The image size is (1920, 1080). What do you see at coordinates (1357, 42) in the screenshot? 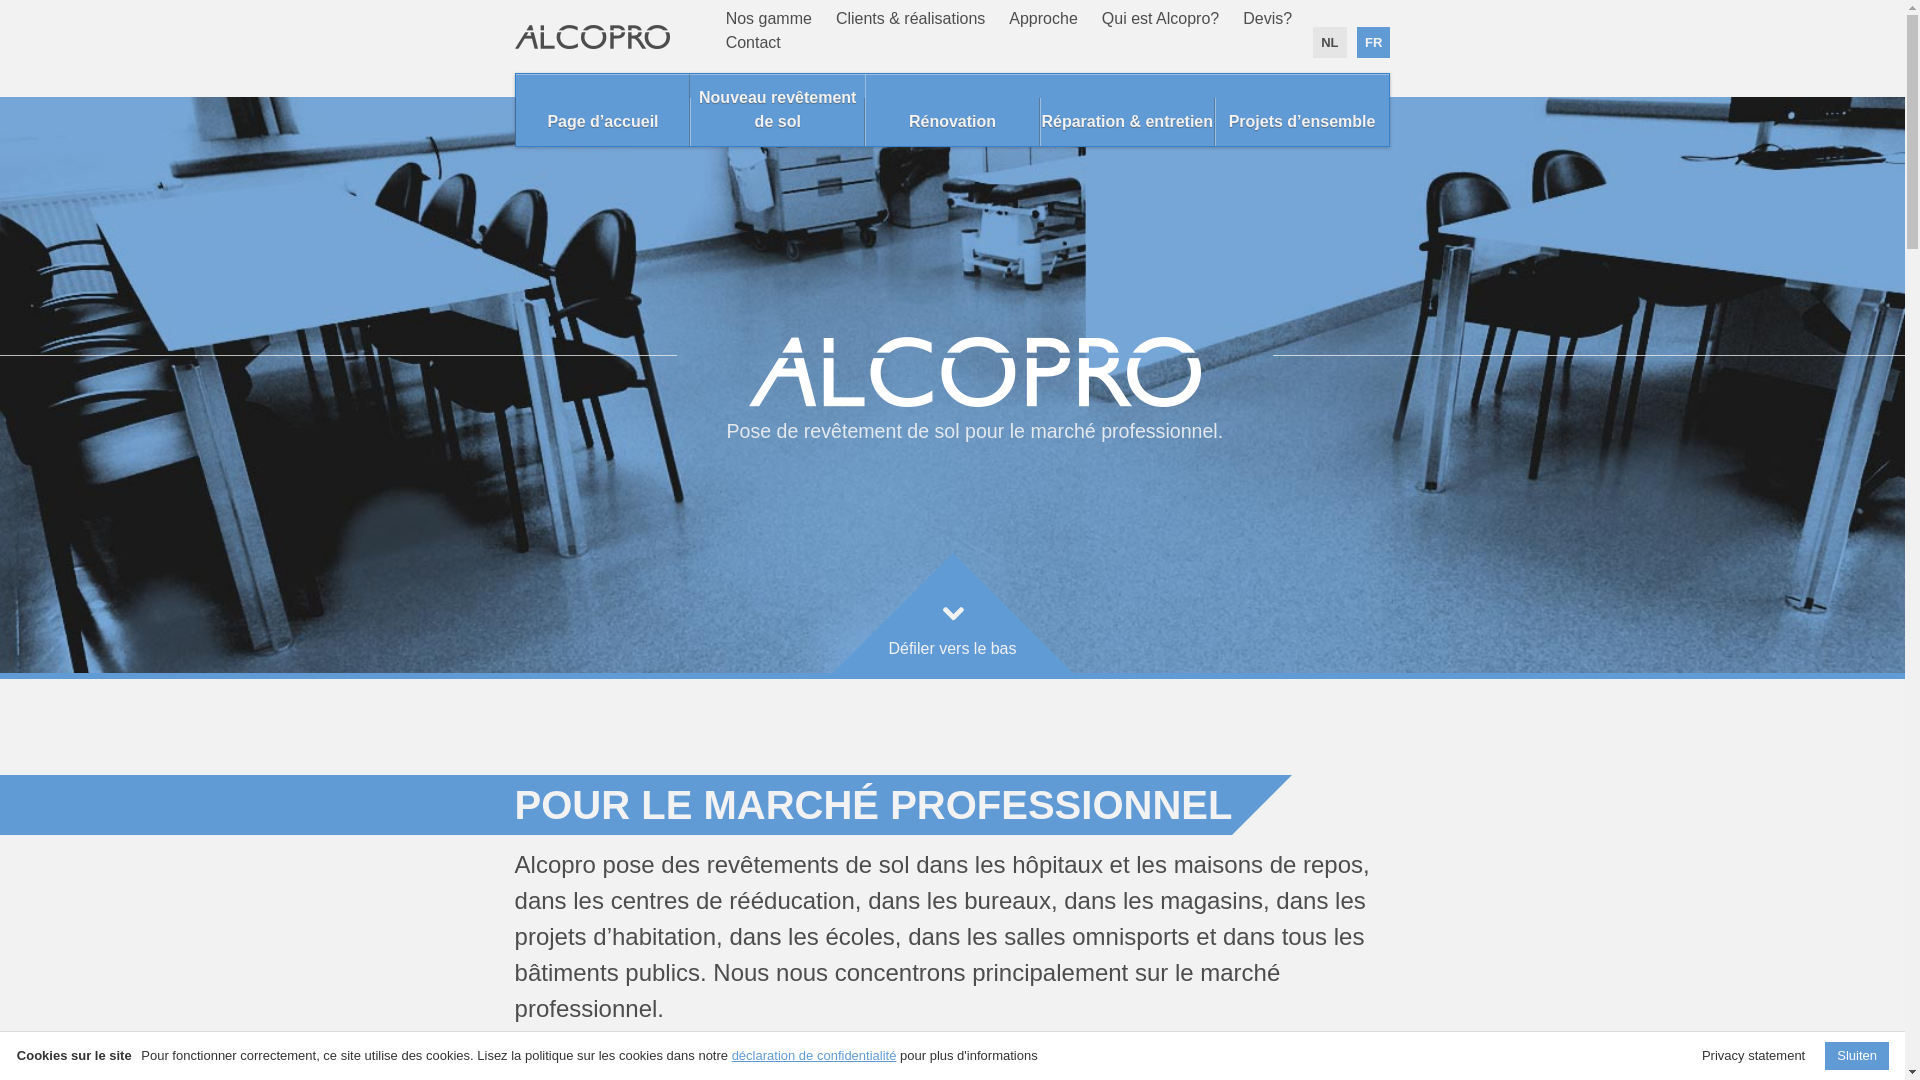
I see `'FR'` at bounding box center [1357, 42].